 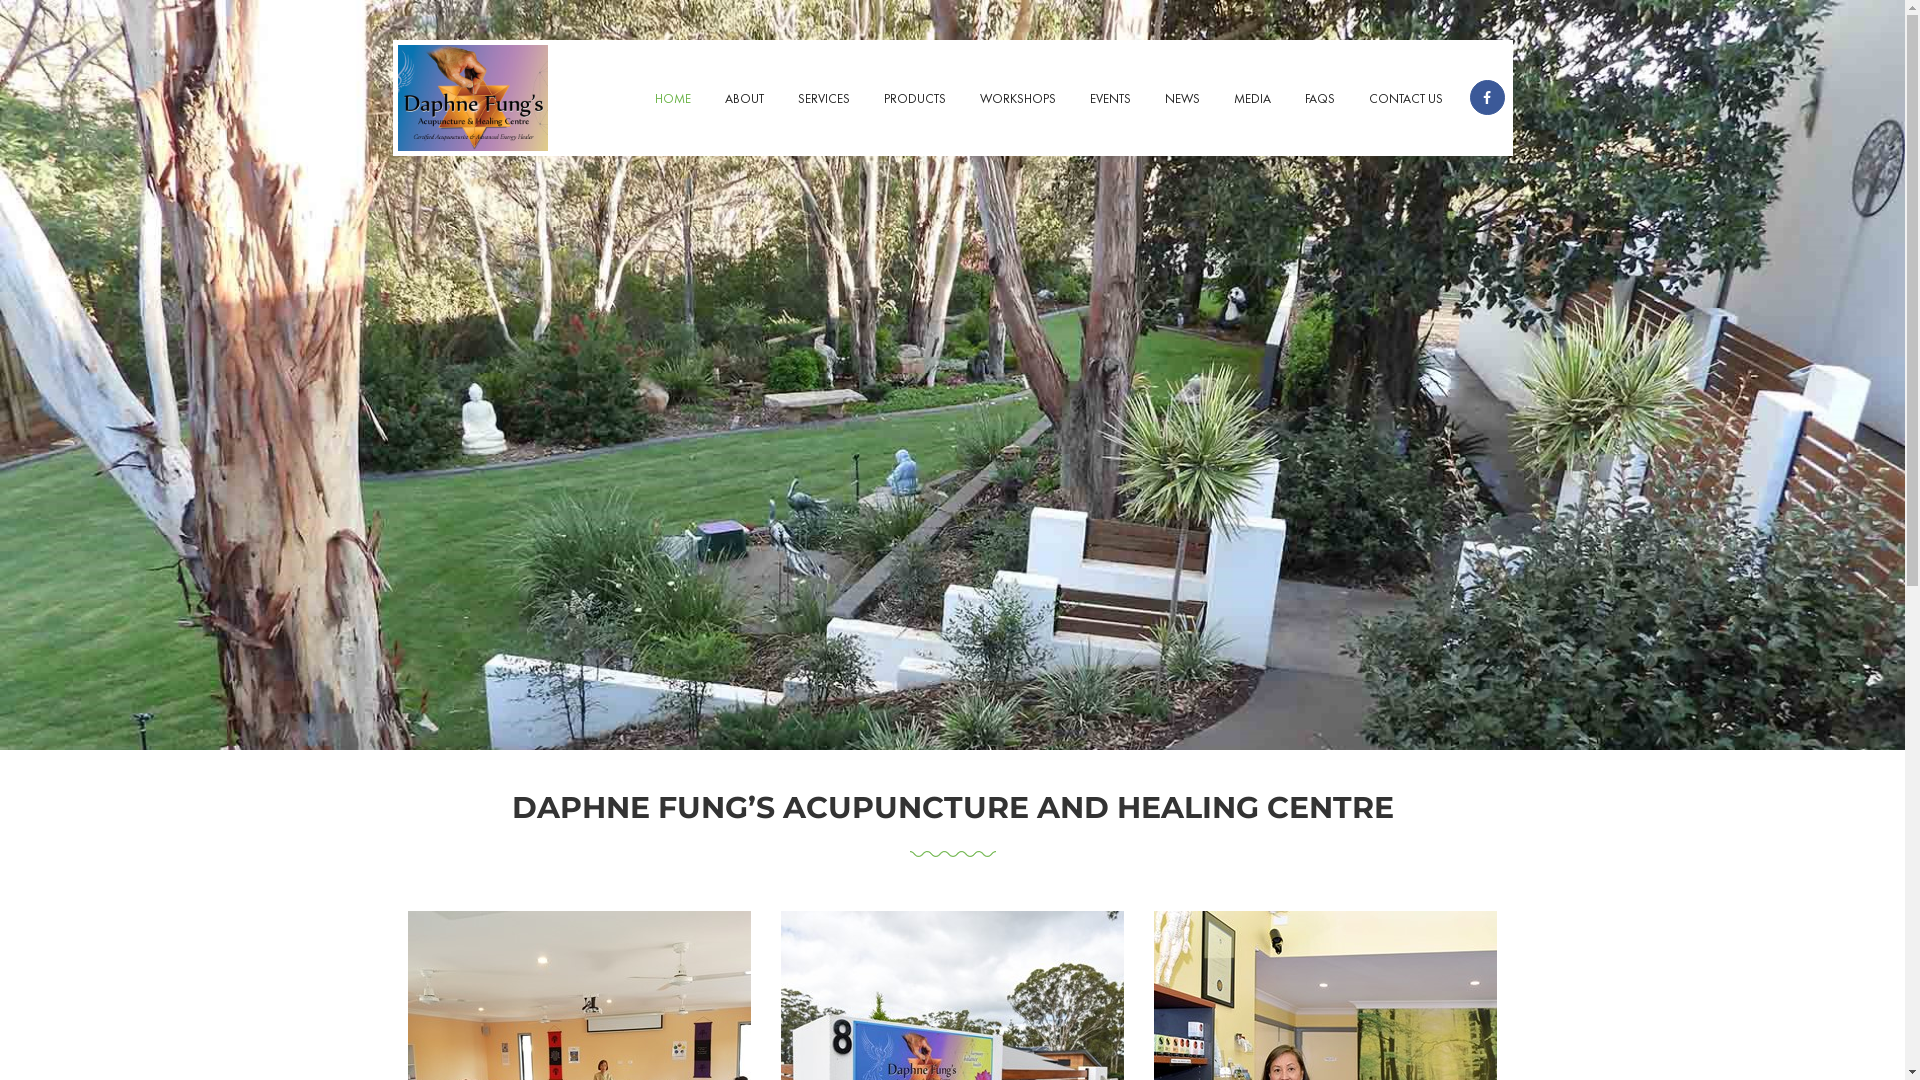 What do you see at coordinates (822, 100) in the screenshot?
I see `'SERVICES'` at bounding box center [822, 100].